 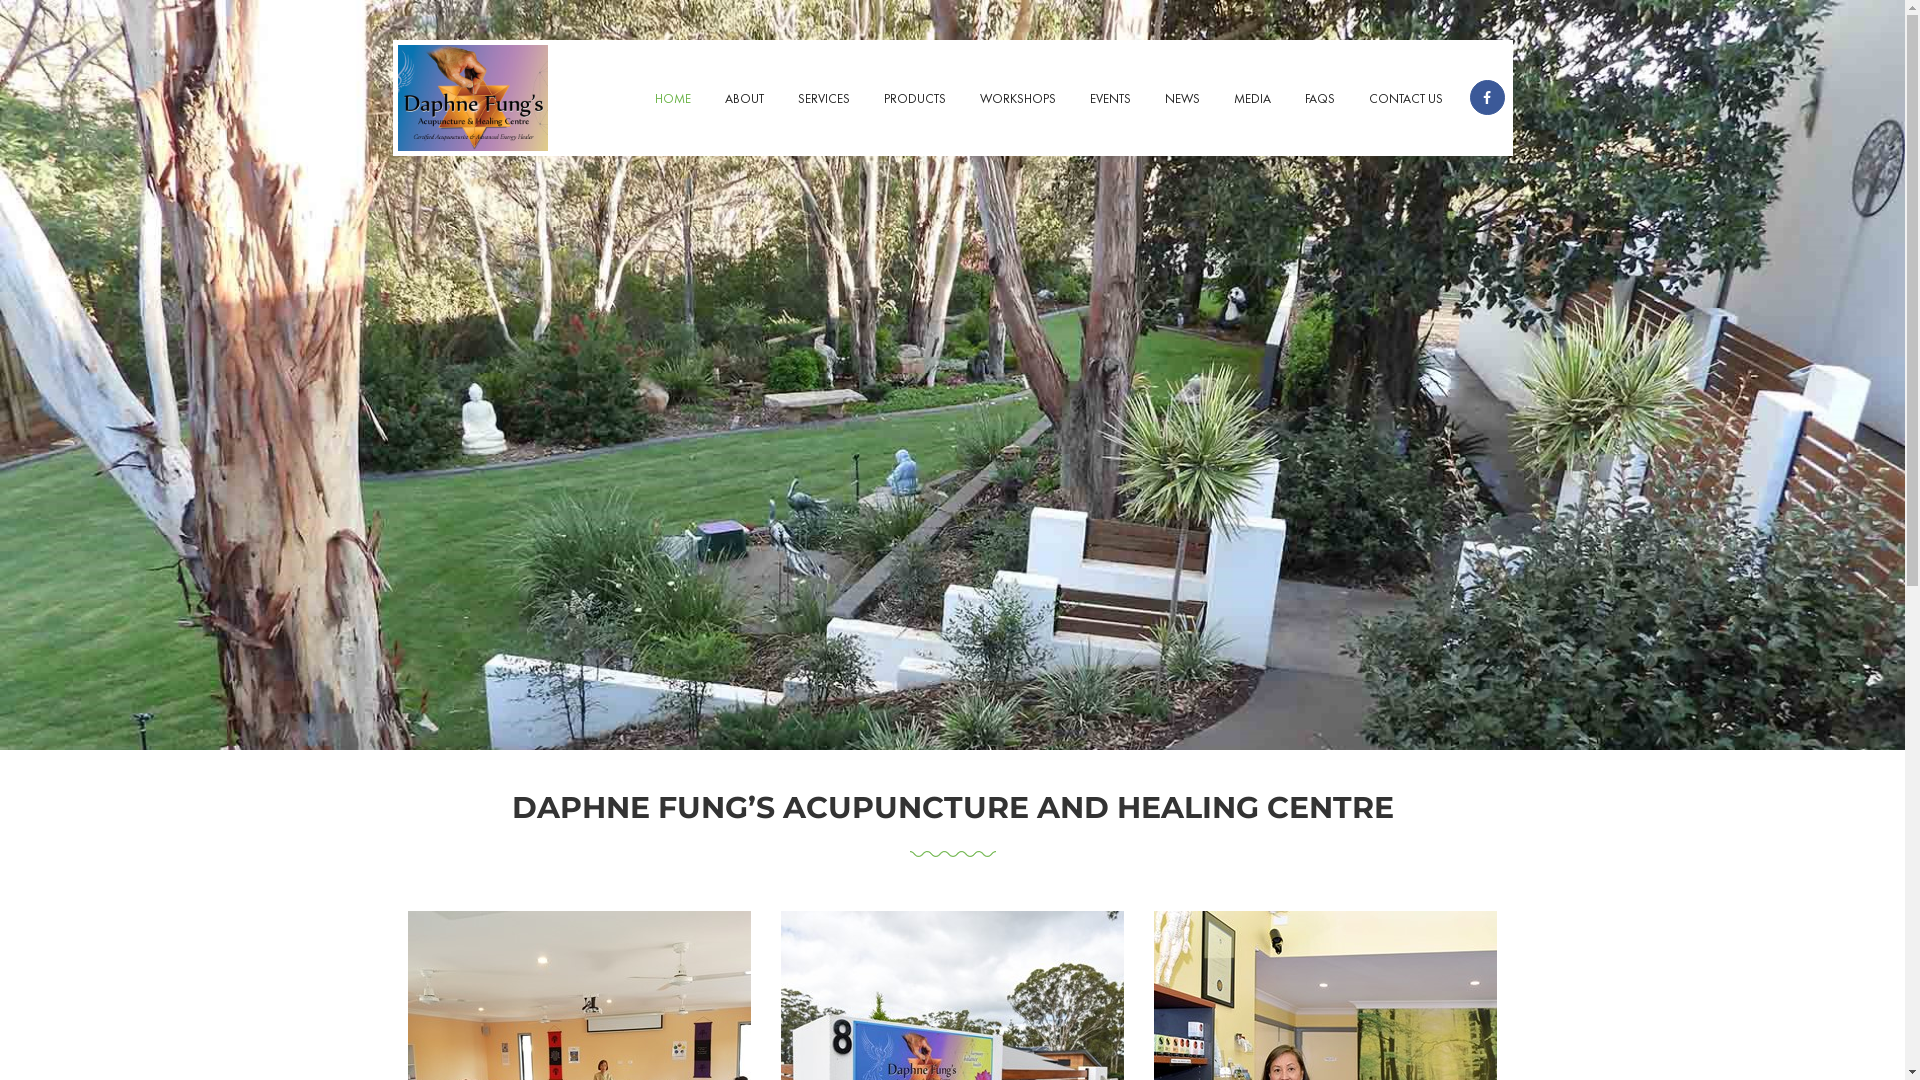 What do you see at coordinates (822, 100) in the screenshot?
I see `'SERVICES'` at bounding box center [822, 100].